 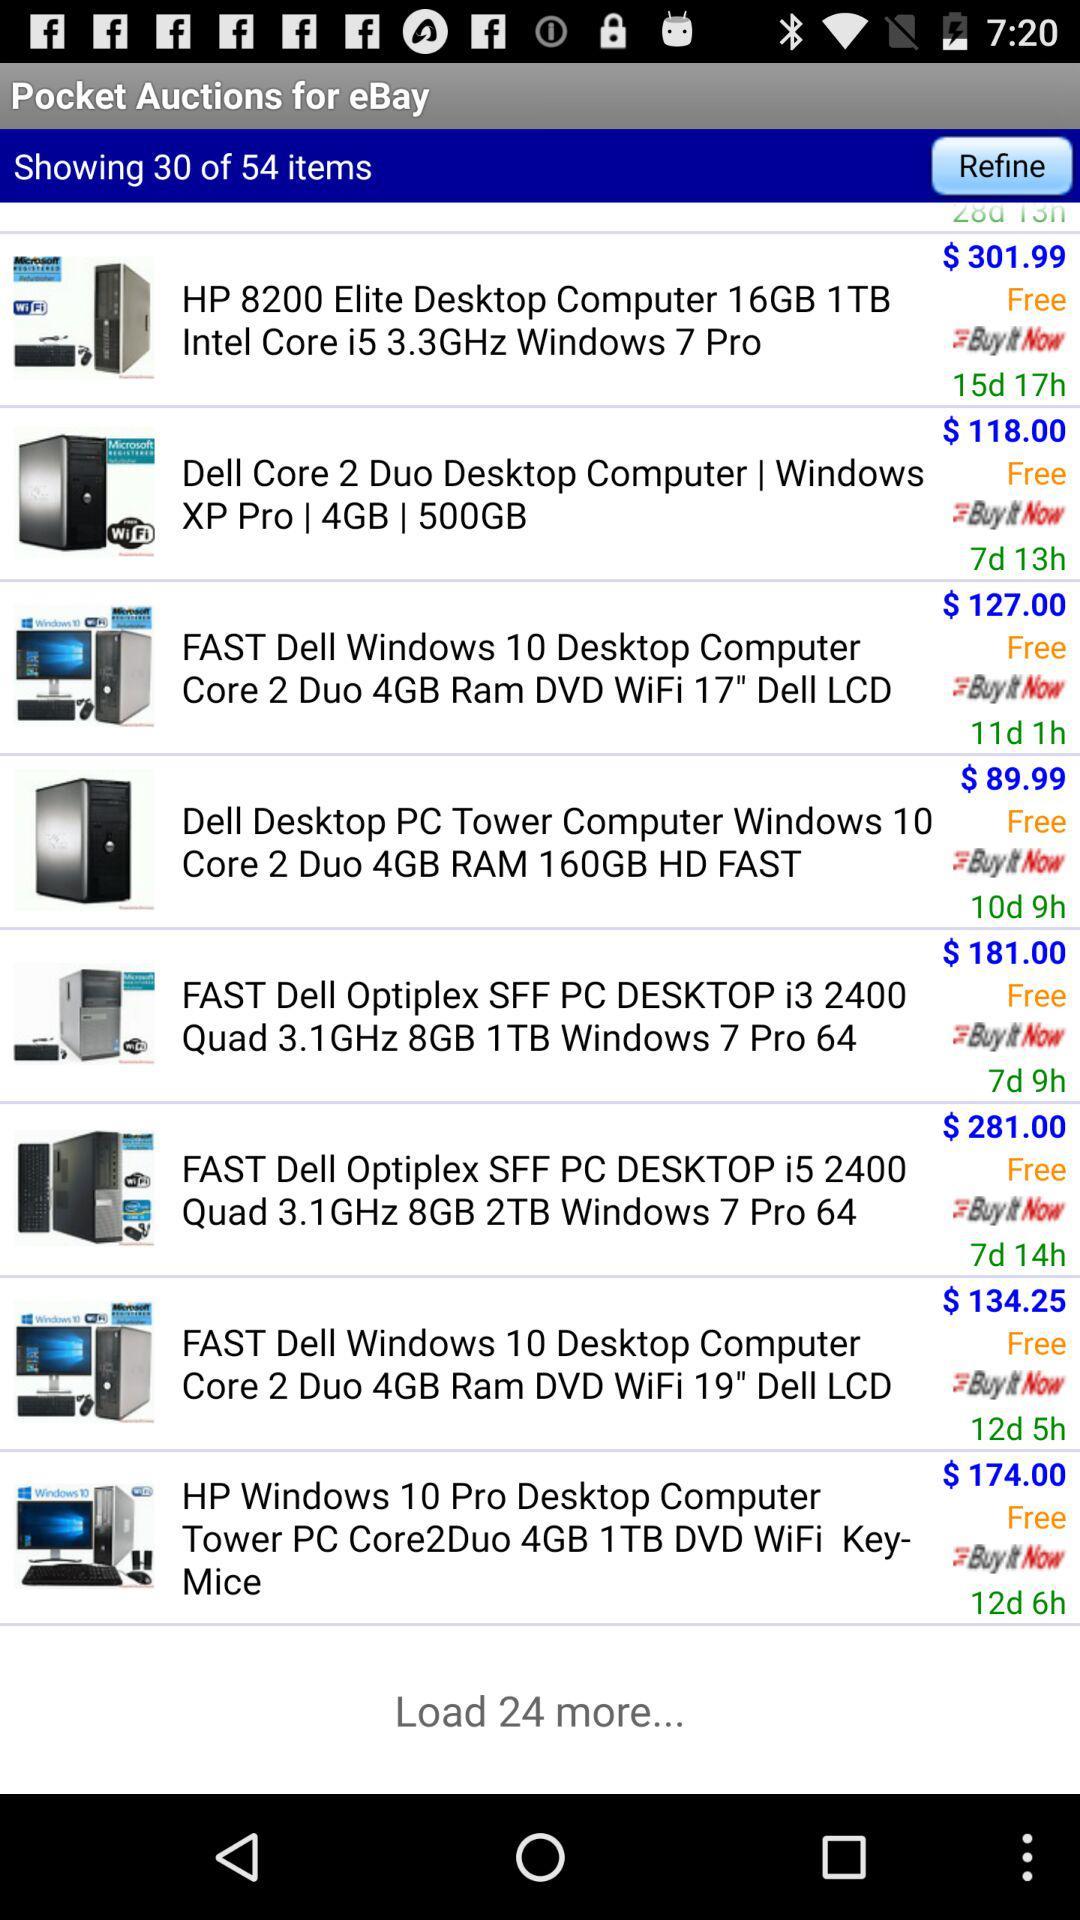 What do you see at coordinates (1009, 216) in the screenshot?
I see `the button below the refine icon` at bounding box center [1009, 216].